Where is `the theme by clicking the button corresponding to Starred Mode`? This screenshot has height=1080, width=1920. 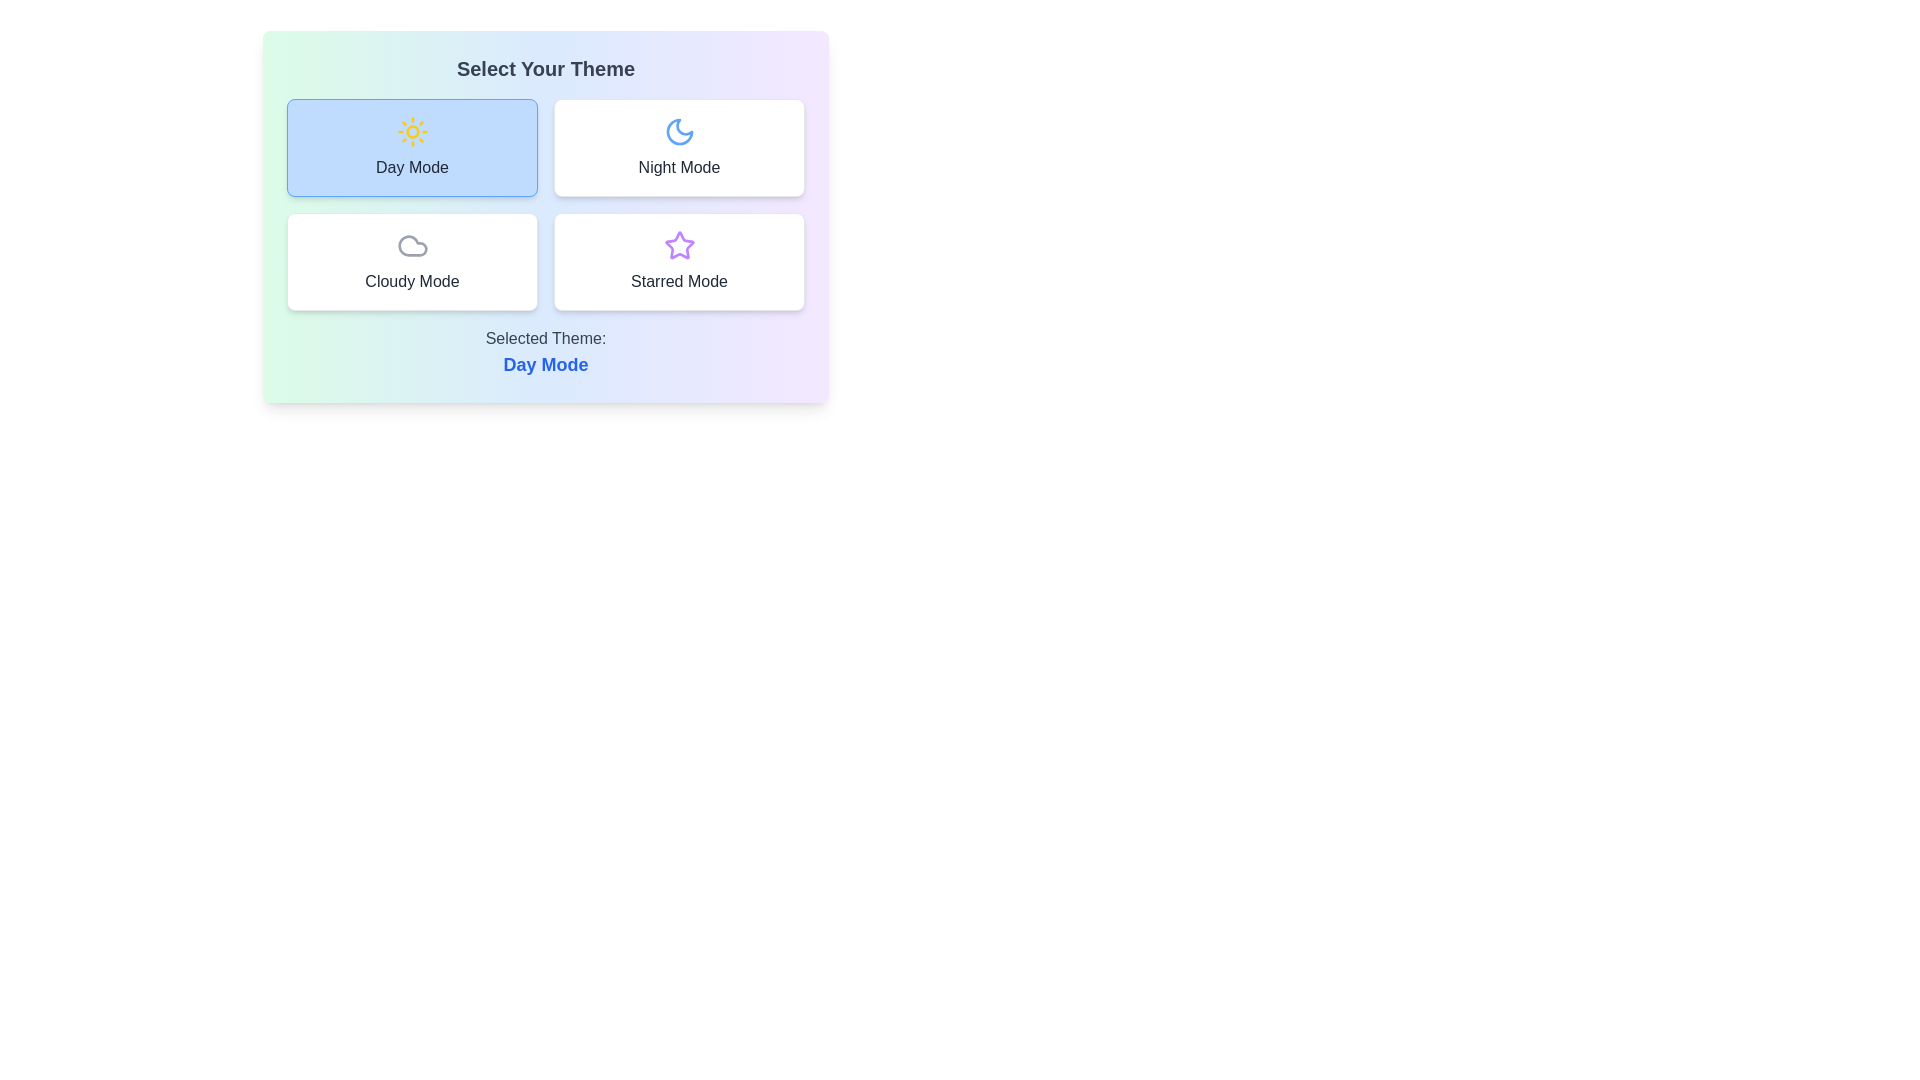
the theme by clicking the button corresponding to Starred Mode is located at coordinates (679, 261).